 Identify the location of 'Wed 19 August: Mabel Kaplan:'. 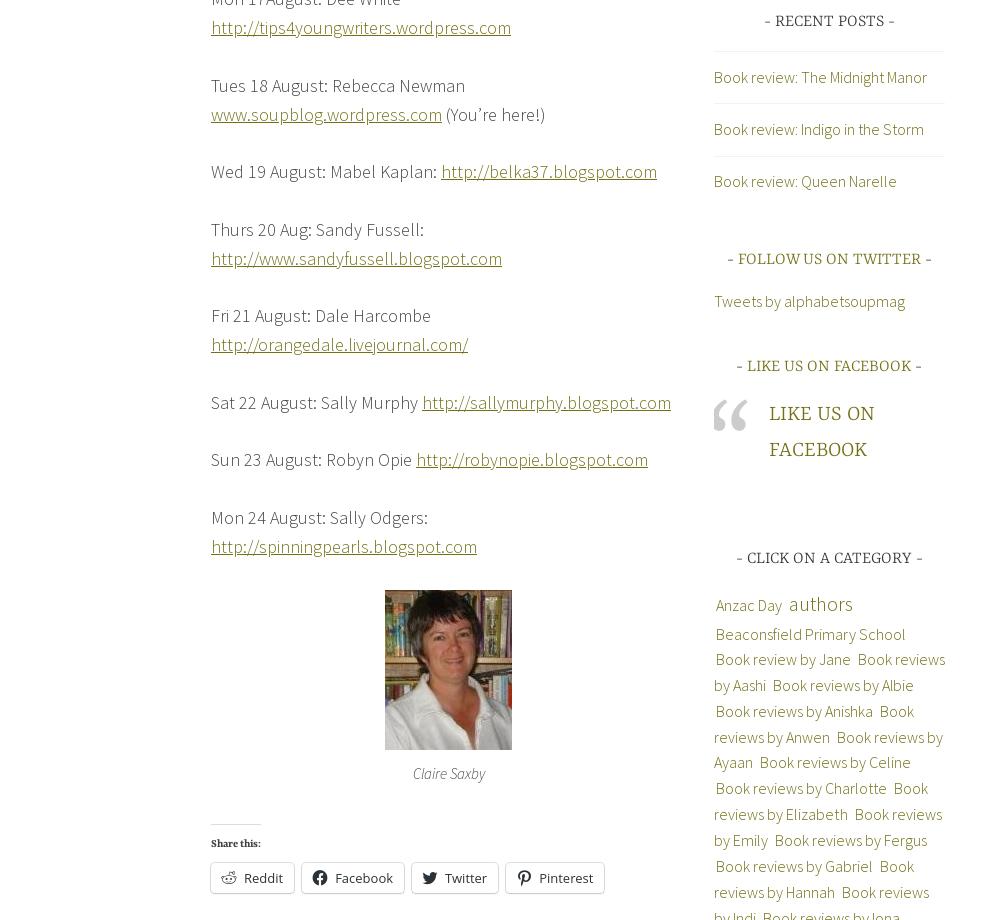
(325, 170).